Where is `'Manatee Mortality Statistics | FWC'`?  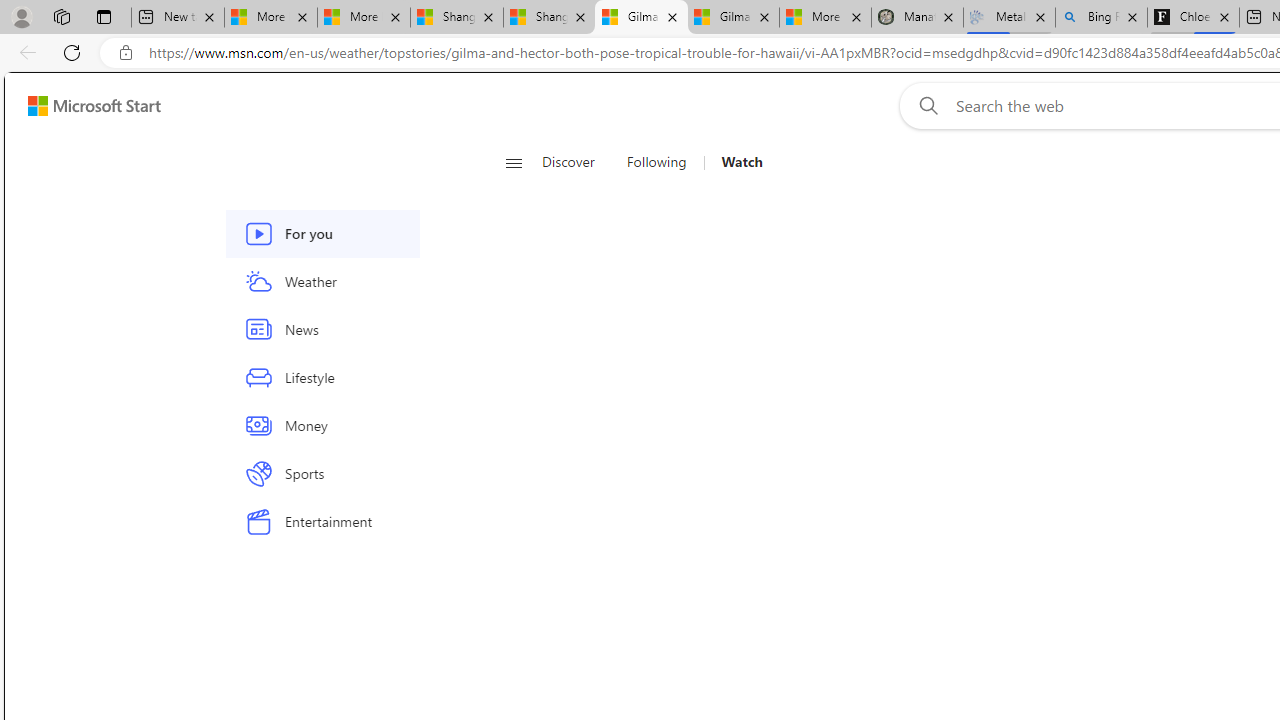 'Manatee Mortality Statistics | FWC' is located at coordinates (916, 17).